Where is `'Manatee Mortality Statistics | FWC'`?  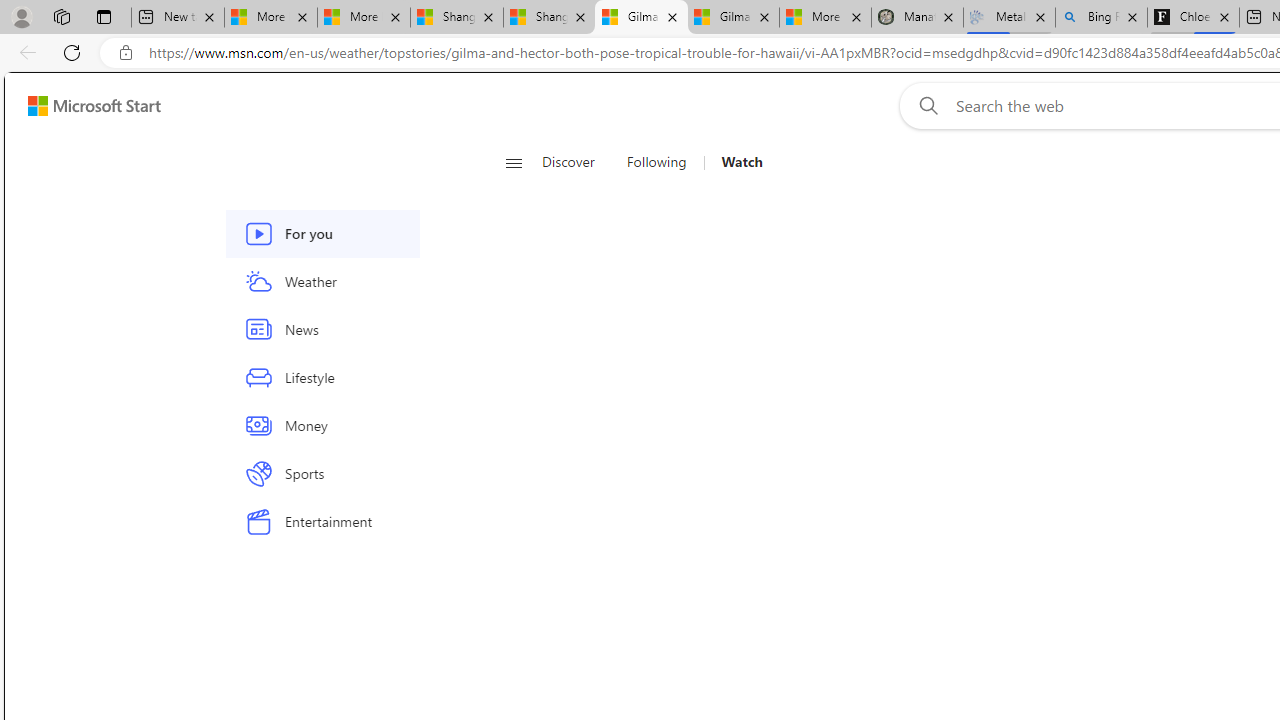 'Manatee Mortality Statistics | FWC' is located at coordinates (916, 17).